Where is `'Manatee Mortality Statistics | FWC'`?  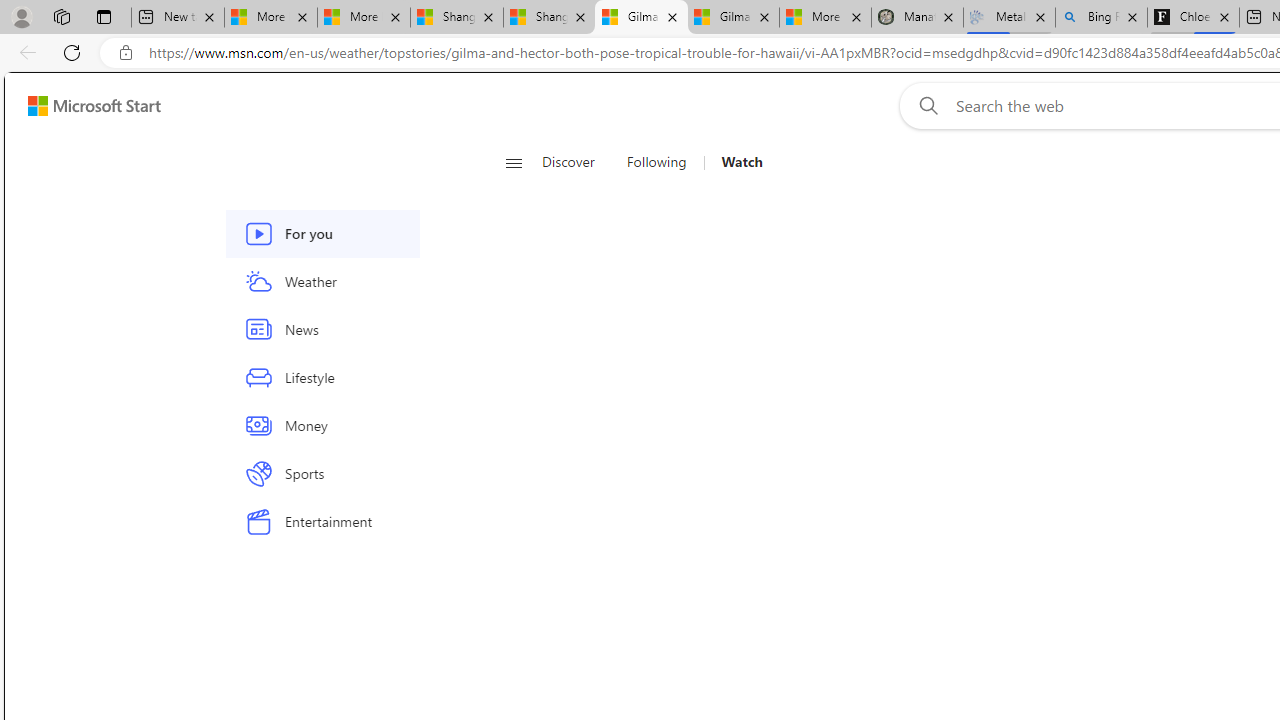 'Manatee Mortality Statistics | FWC' is located at coordinates (916, 17).